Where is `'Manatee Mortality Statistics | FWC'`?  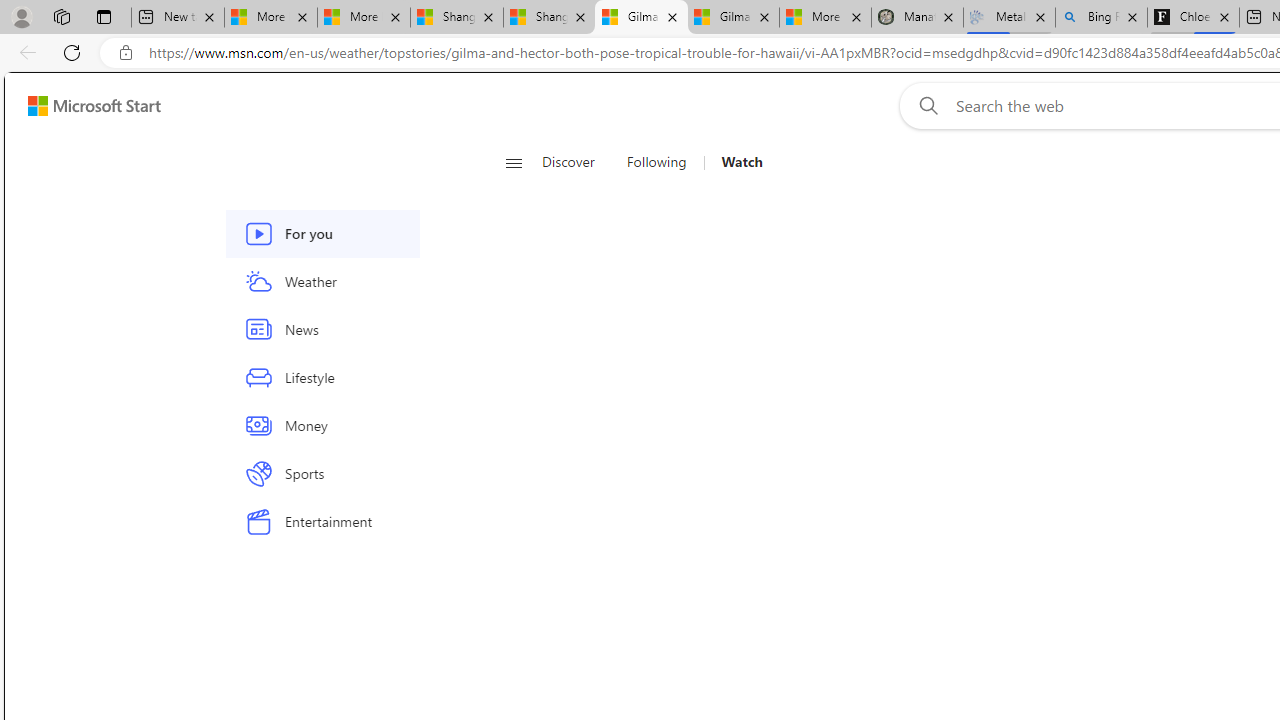 'Manatee Mortality Statistics | FWC' is located at coordinates (916, 17).